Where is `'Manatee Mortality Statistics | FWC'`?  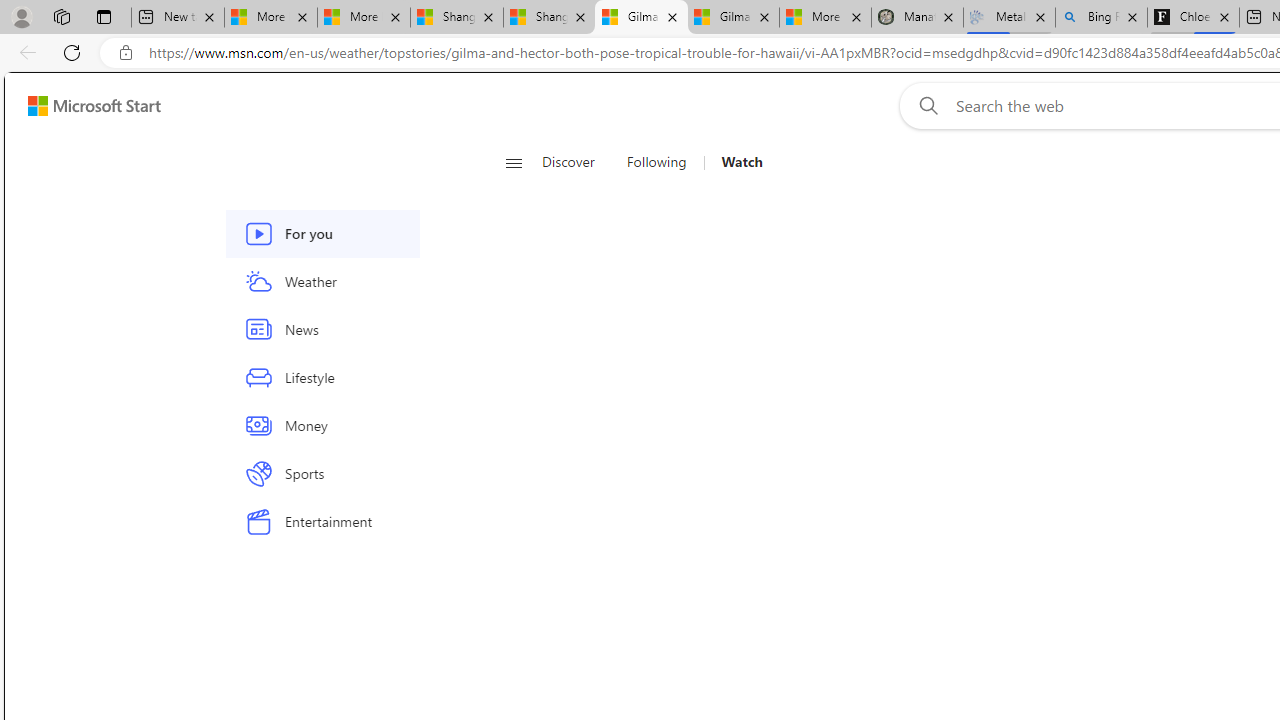 'Manatee Mortality Statistics | FWC' is located at coordinates (916, 17).